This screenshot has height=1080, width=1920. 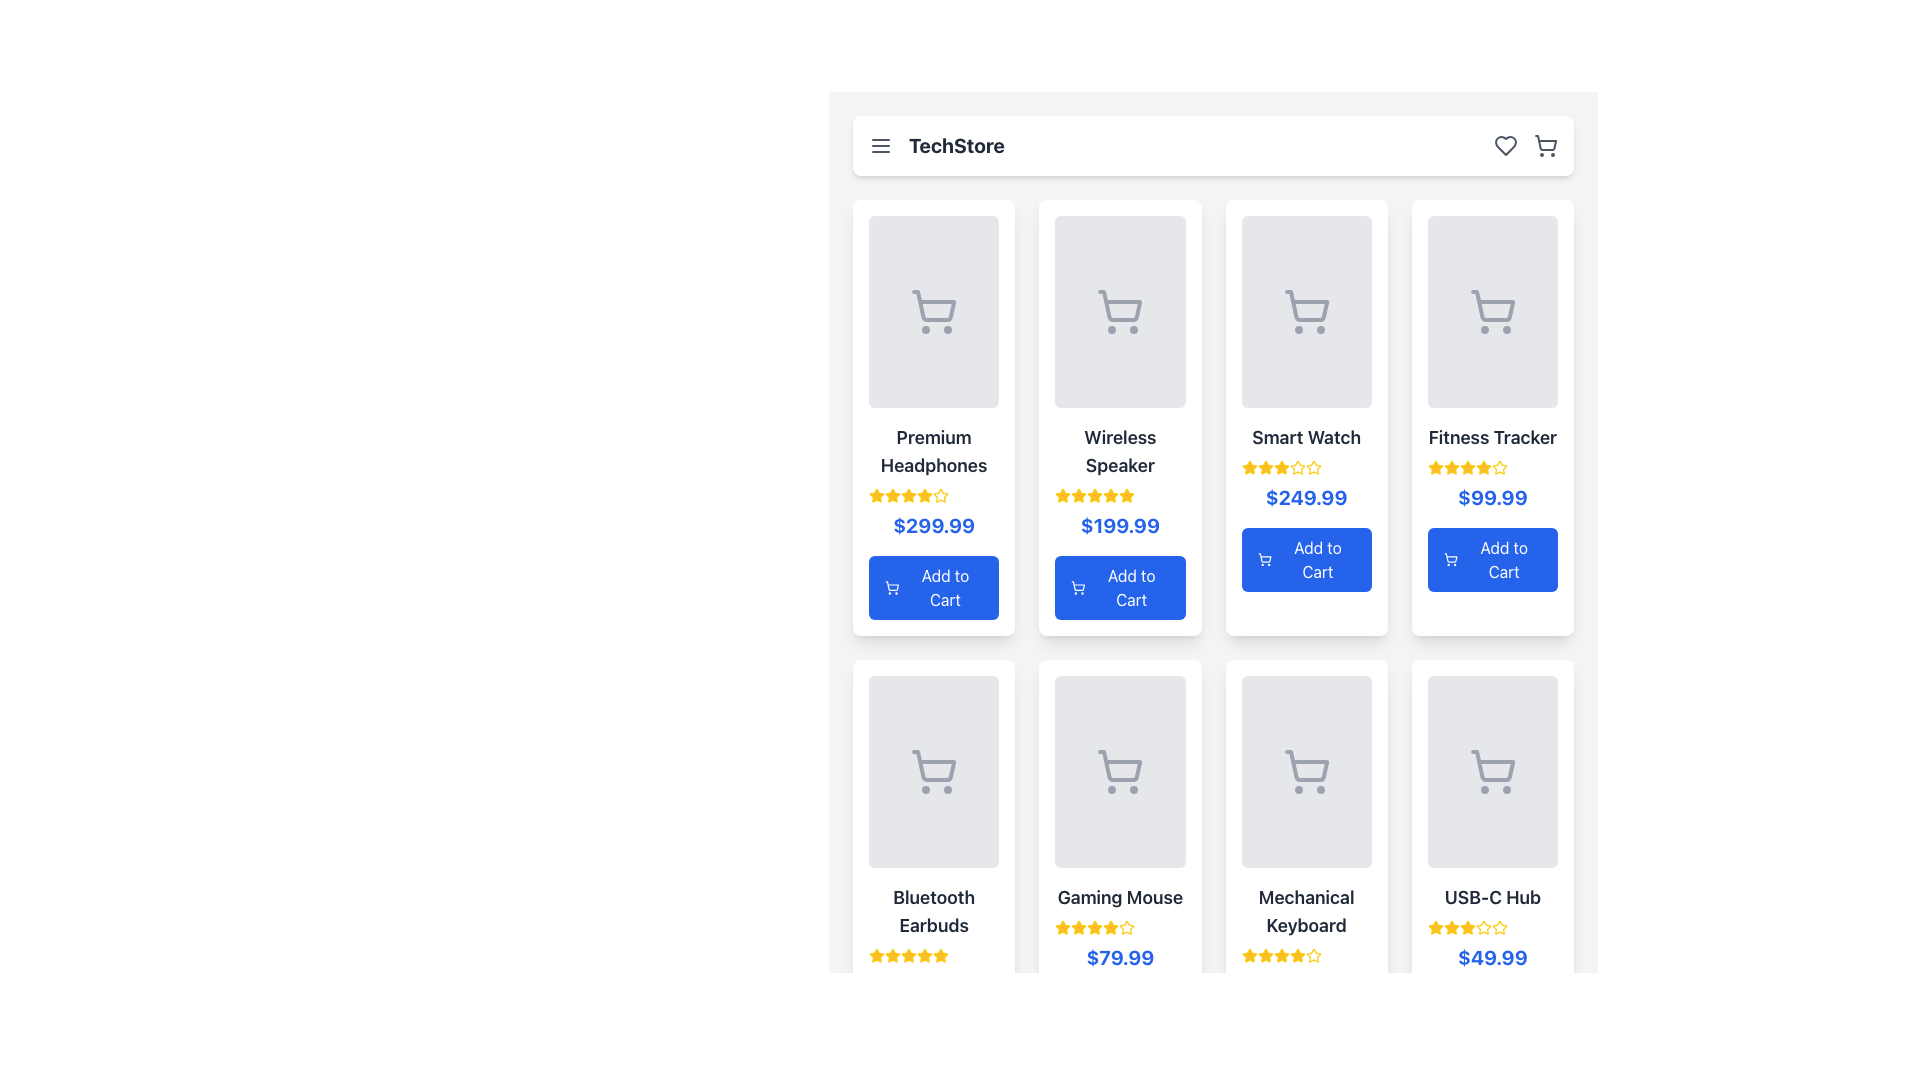 I want to click on the shopping cart icon element, which is styled in a line art format with a thin blue stroke, located in the Add to Cart button area of the Smart Watch product card, so click(x=1263, y=558).